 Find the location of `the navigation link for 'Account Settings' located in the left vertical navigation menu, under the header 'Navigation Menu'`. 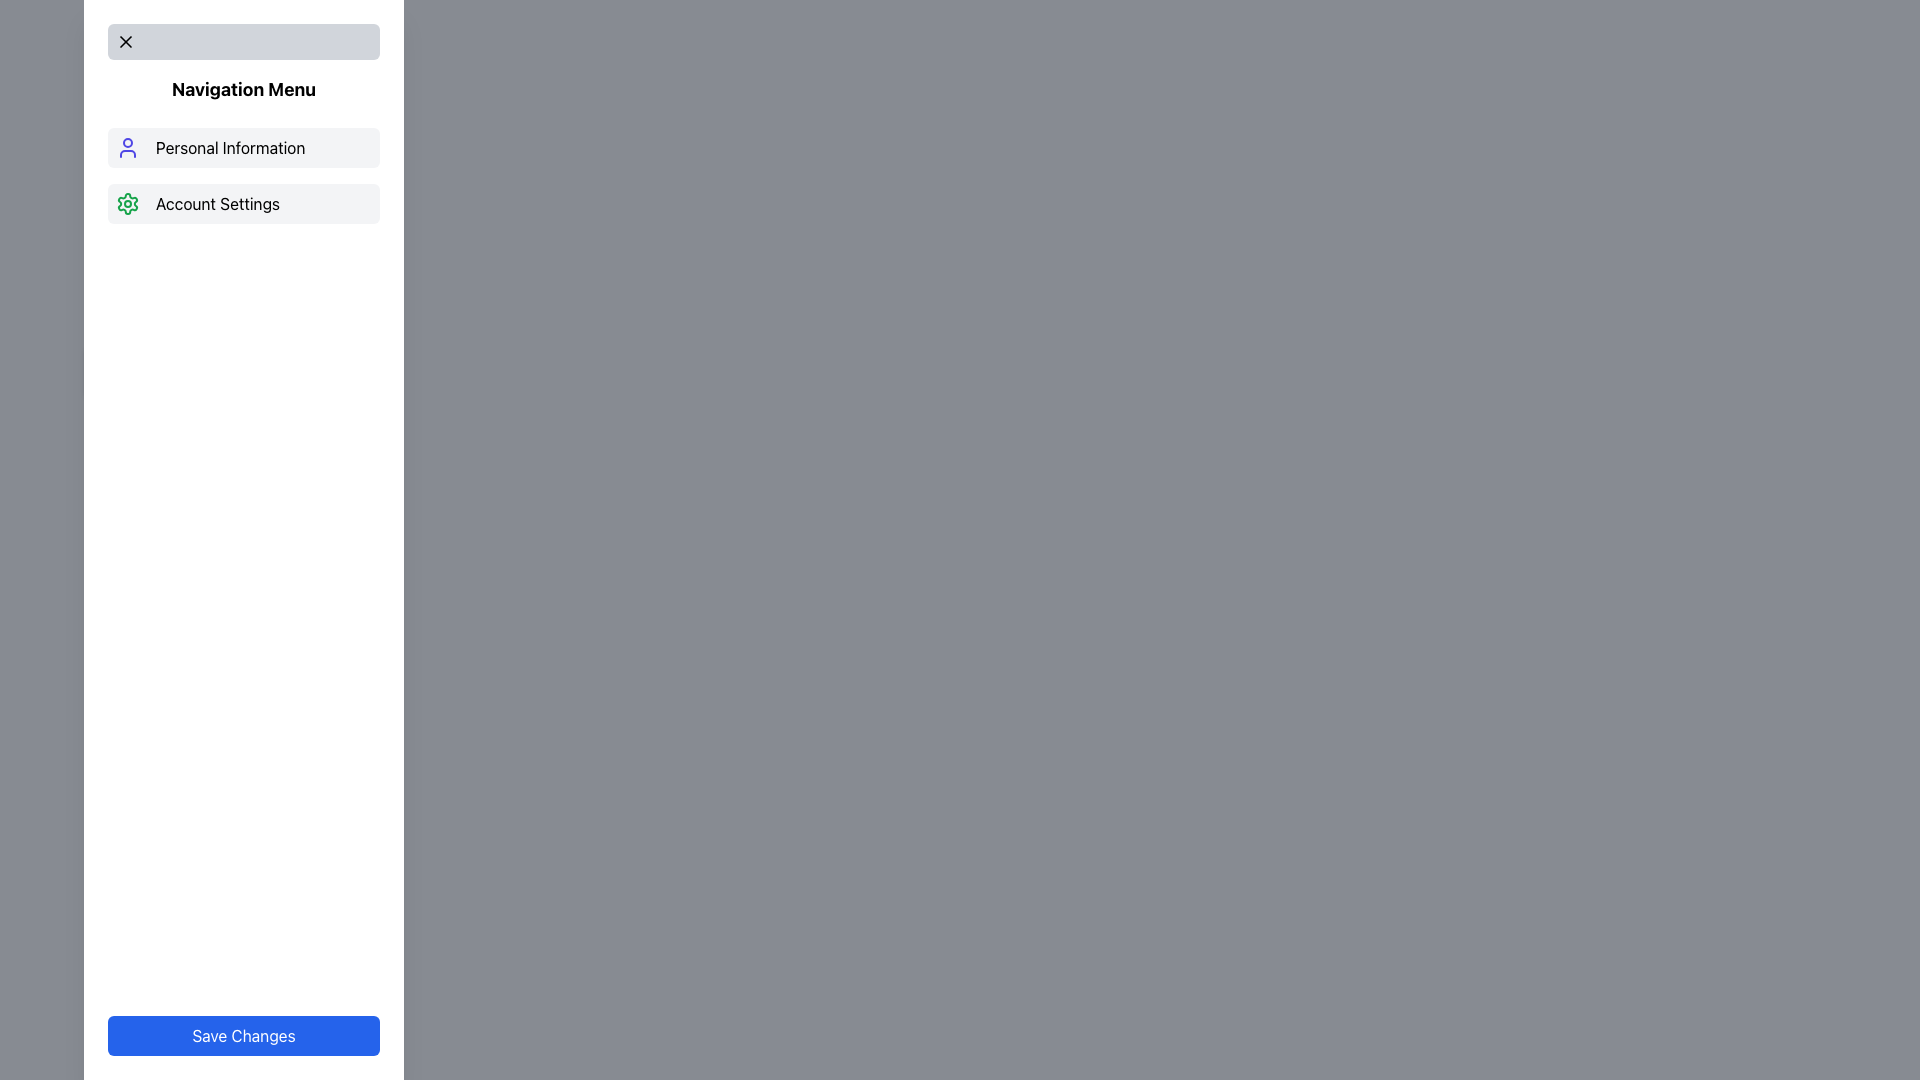

the navigation link for 'Account Settings' located in the left vertical navigation menu, under the header 'Navigation Menu' is located at coordinates (243, 204).